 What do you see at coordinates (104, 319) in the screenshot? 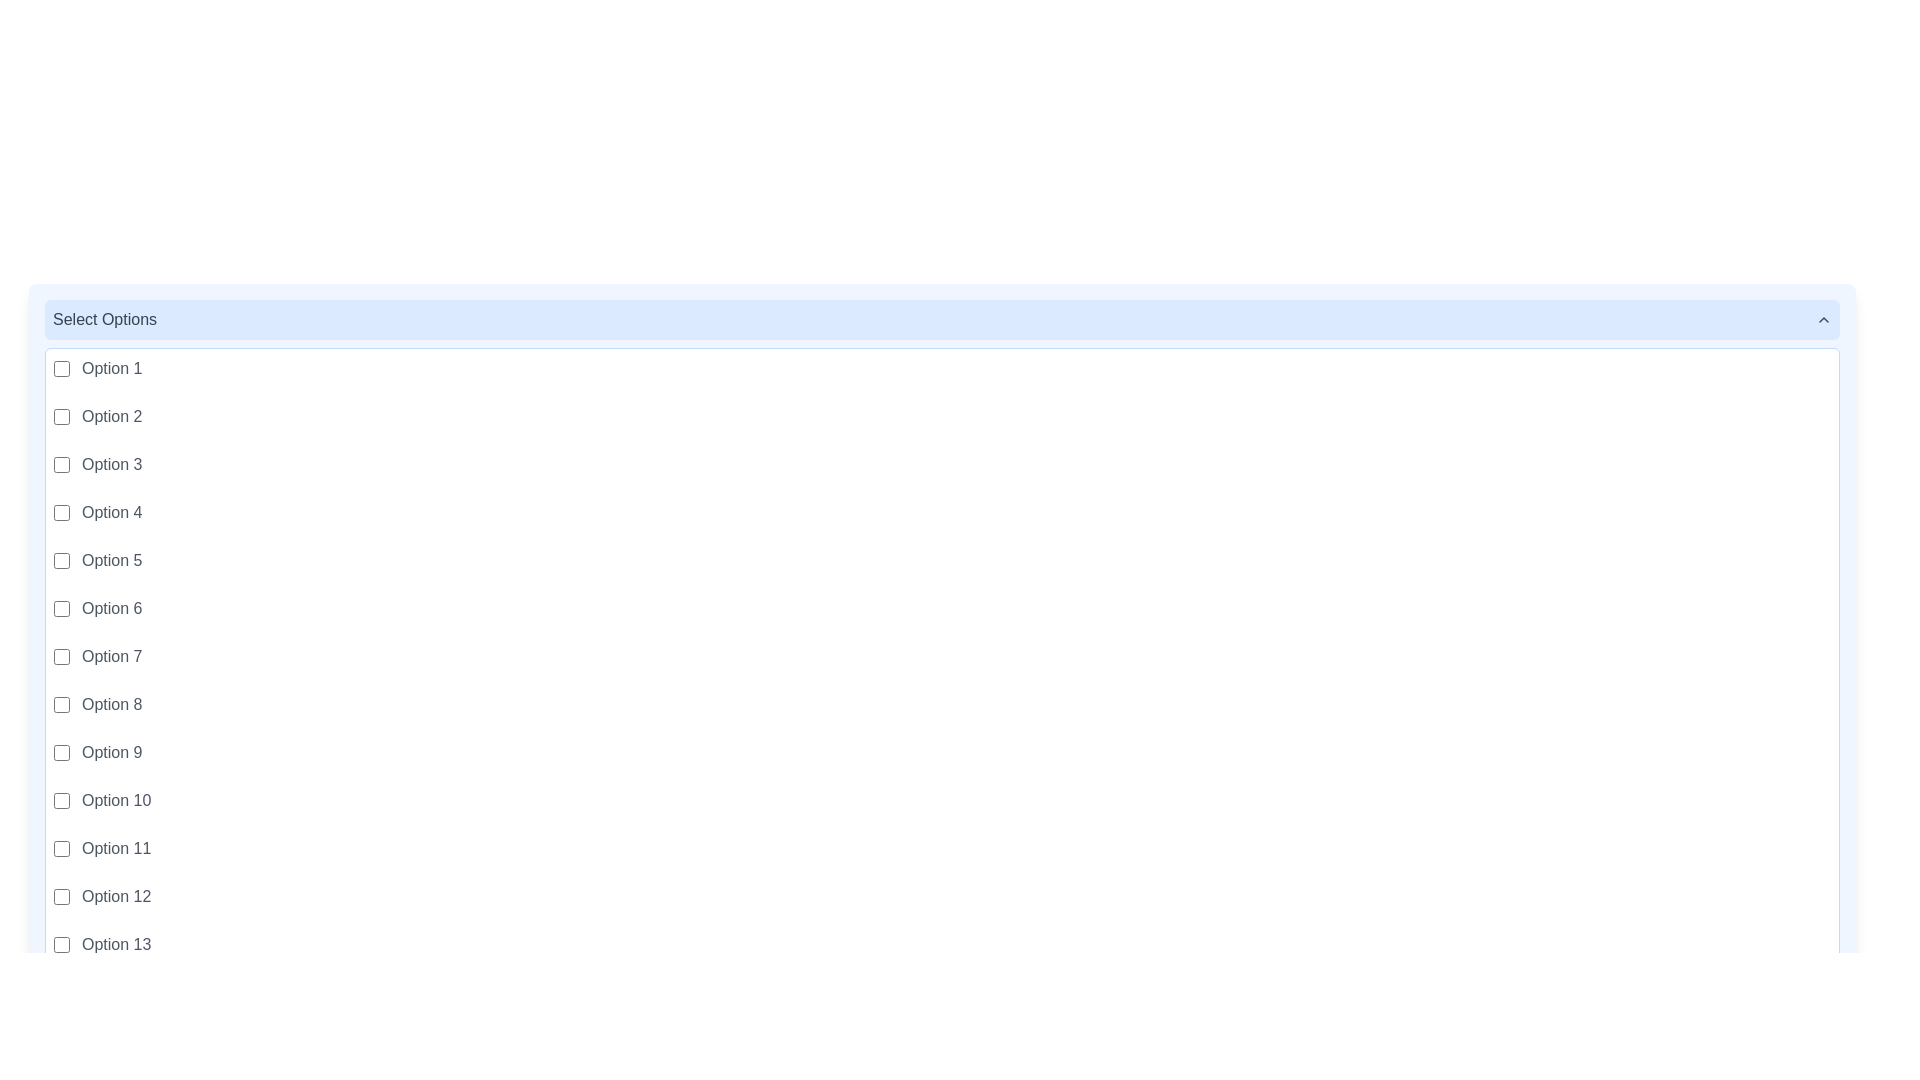
I see `the static text label located at the top left of the dropdown menu, which indicates the purpose of the related component` at bounding box center [104, 319].